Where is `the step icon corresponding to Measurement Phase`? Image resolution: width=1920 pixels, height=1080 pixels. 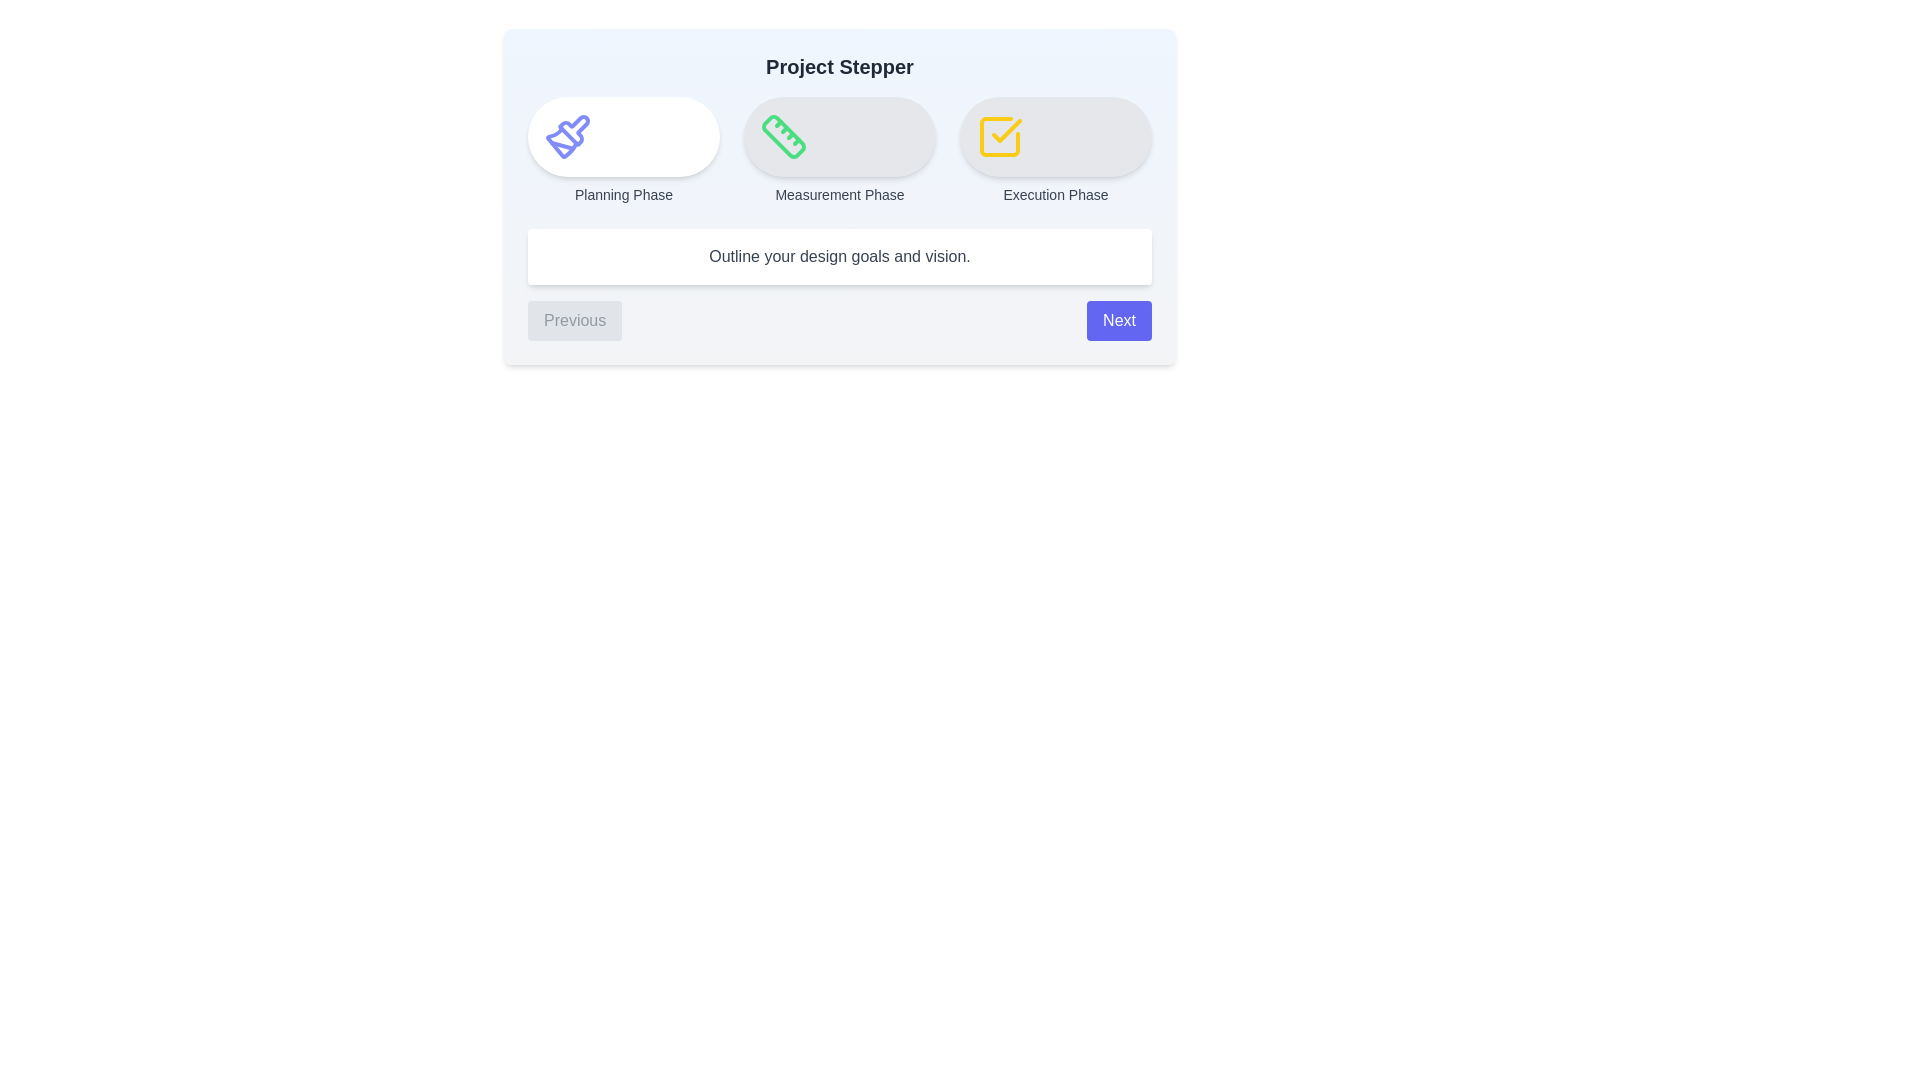
the step icon corresponding to Measurement Phase is located at coordinates (840, 136).